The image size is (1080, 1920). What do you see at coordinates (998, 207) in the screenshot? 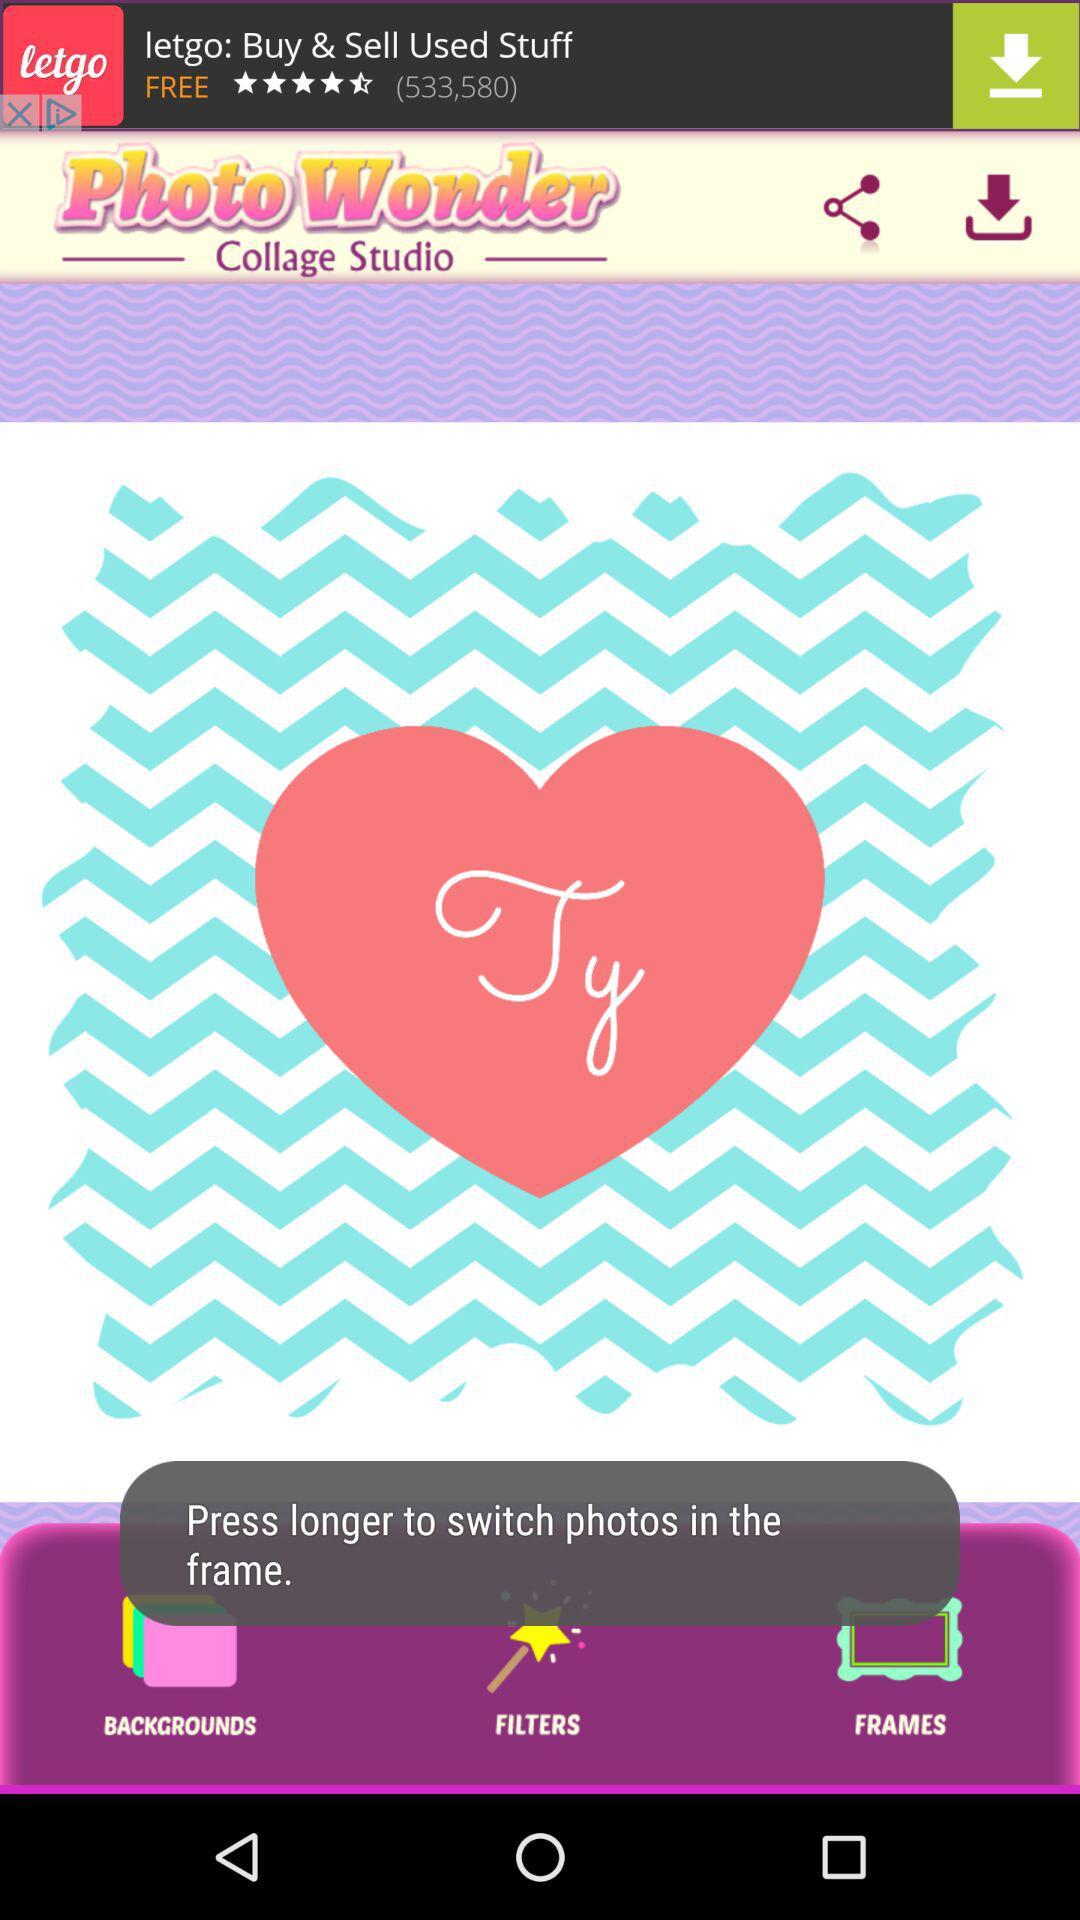
I see `download` at bounding box center [998, 207].